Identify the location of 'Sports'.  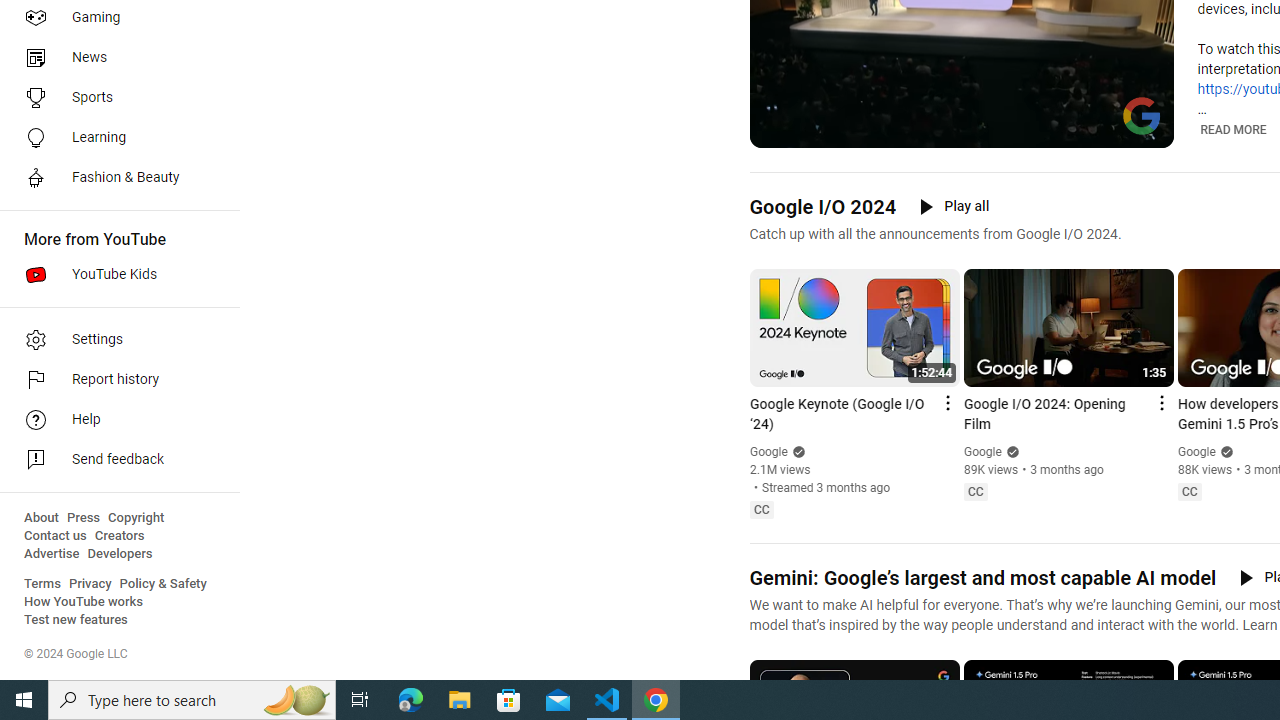
(112, 97).